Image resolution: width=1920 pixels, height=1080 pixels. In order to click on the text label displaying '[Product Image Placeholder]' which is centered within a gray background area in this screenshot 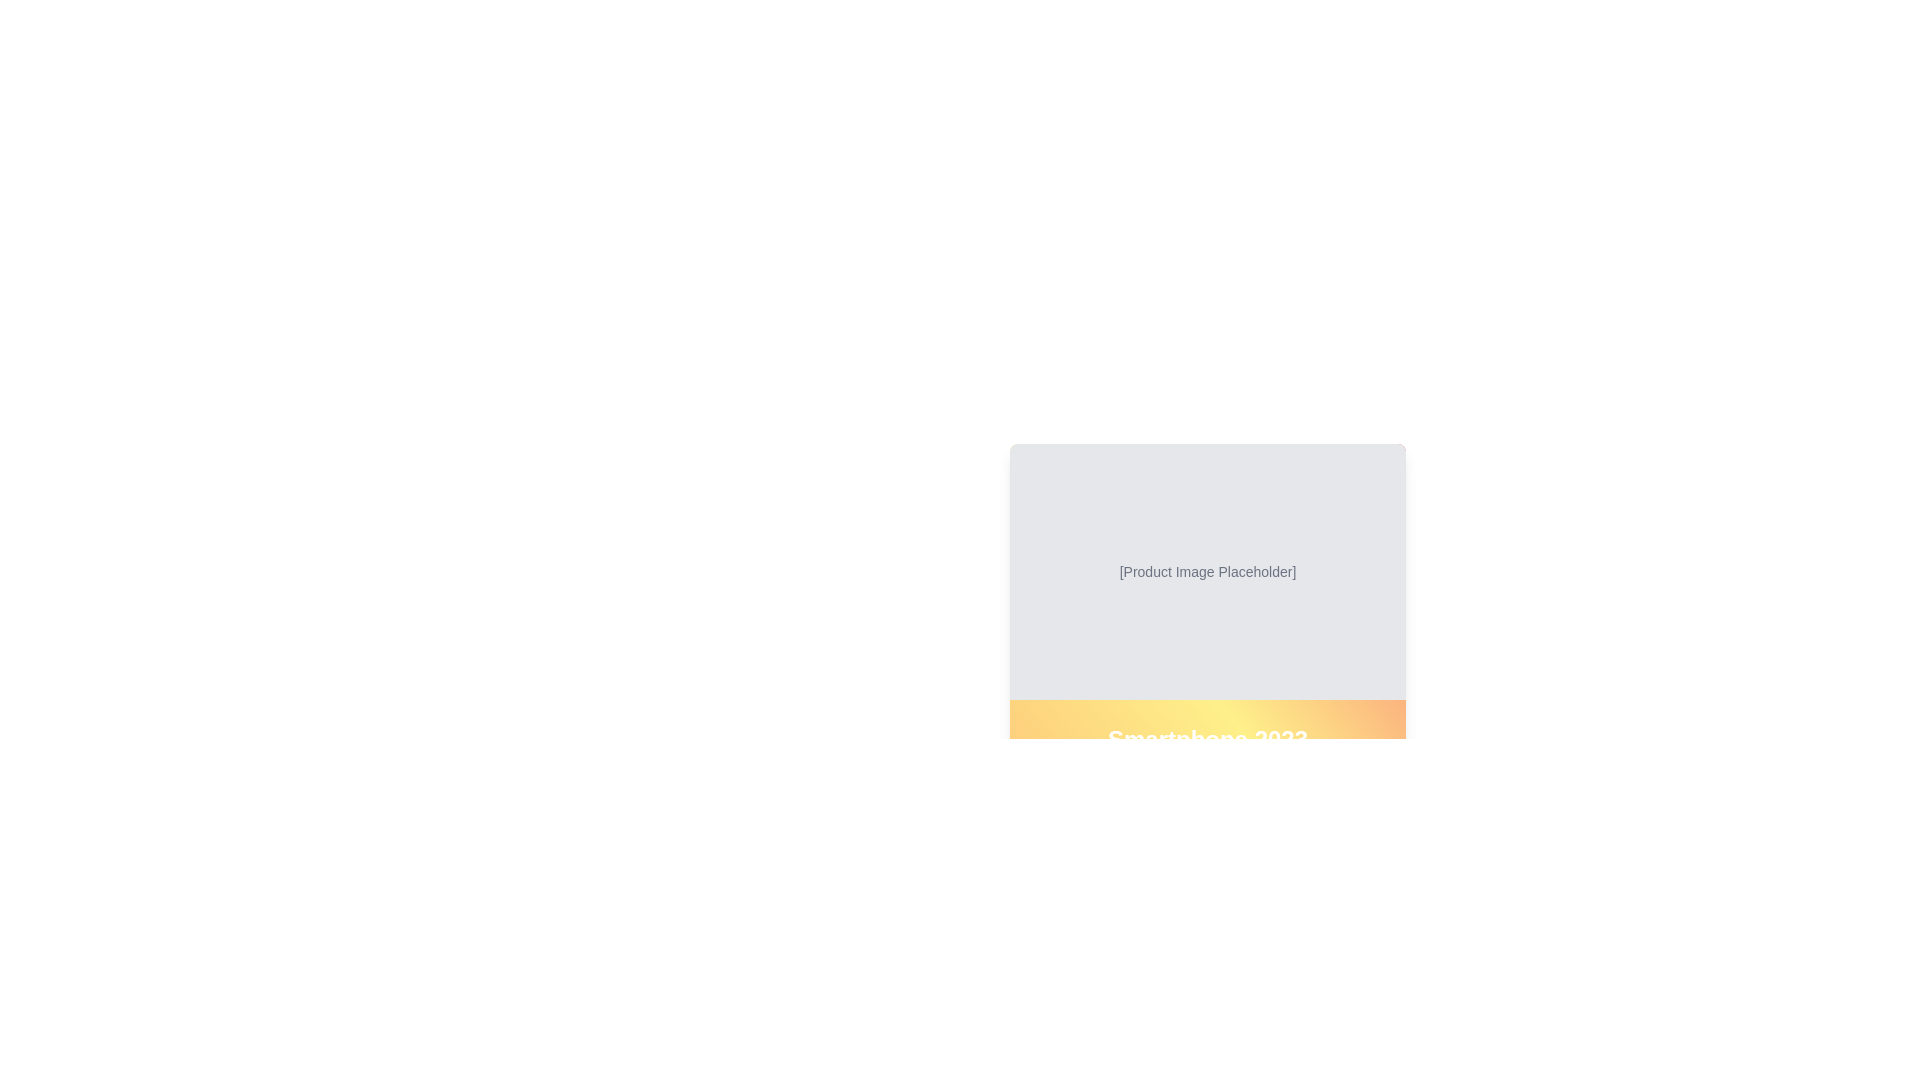, I will do `click(1207, 571)`.